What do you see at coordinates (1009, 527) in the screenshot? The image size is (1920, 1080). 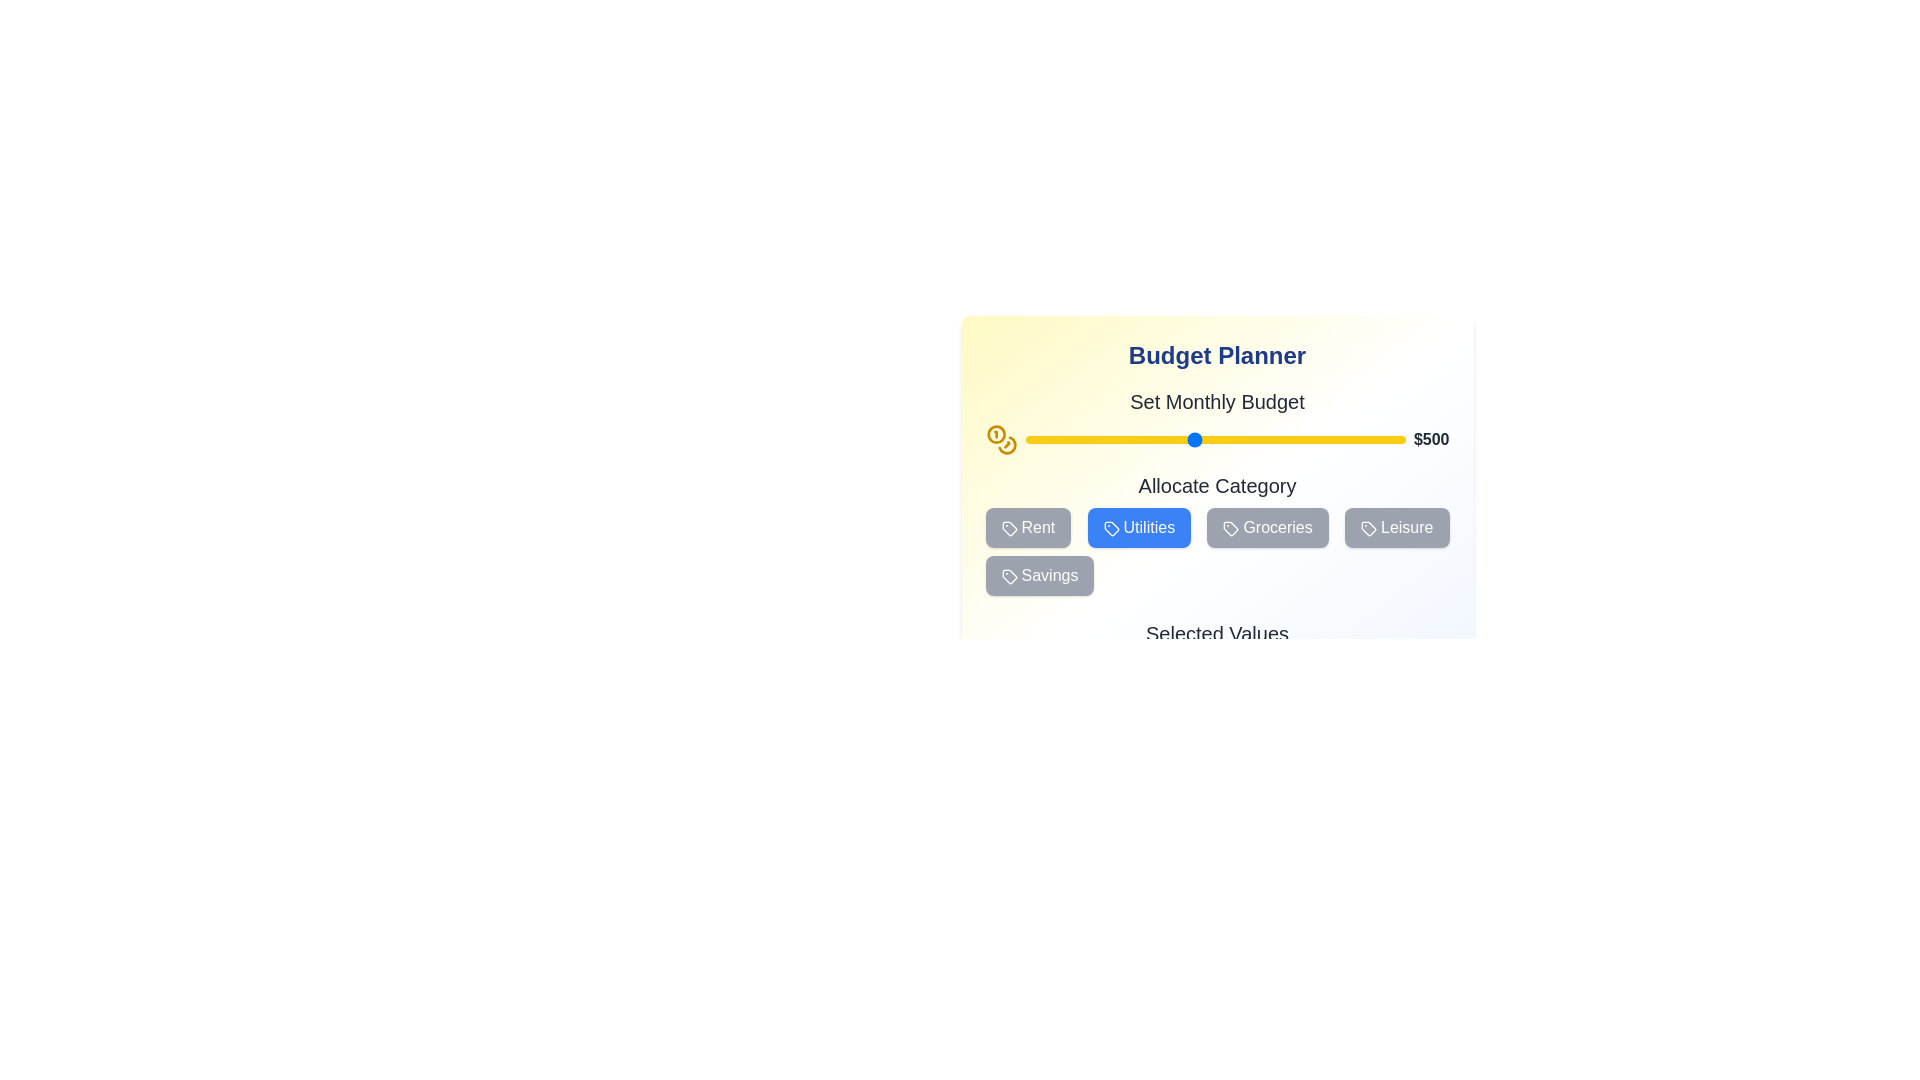 I see `the visual representation of the 'Rent' category icon located within the 'Rent' button in the budget allocation interface` at bounding box center [1009, 527].